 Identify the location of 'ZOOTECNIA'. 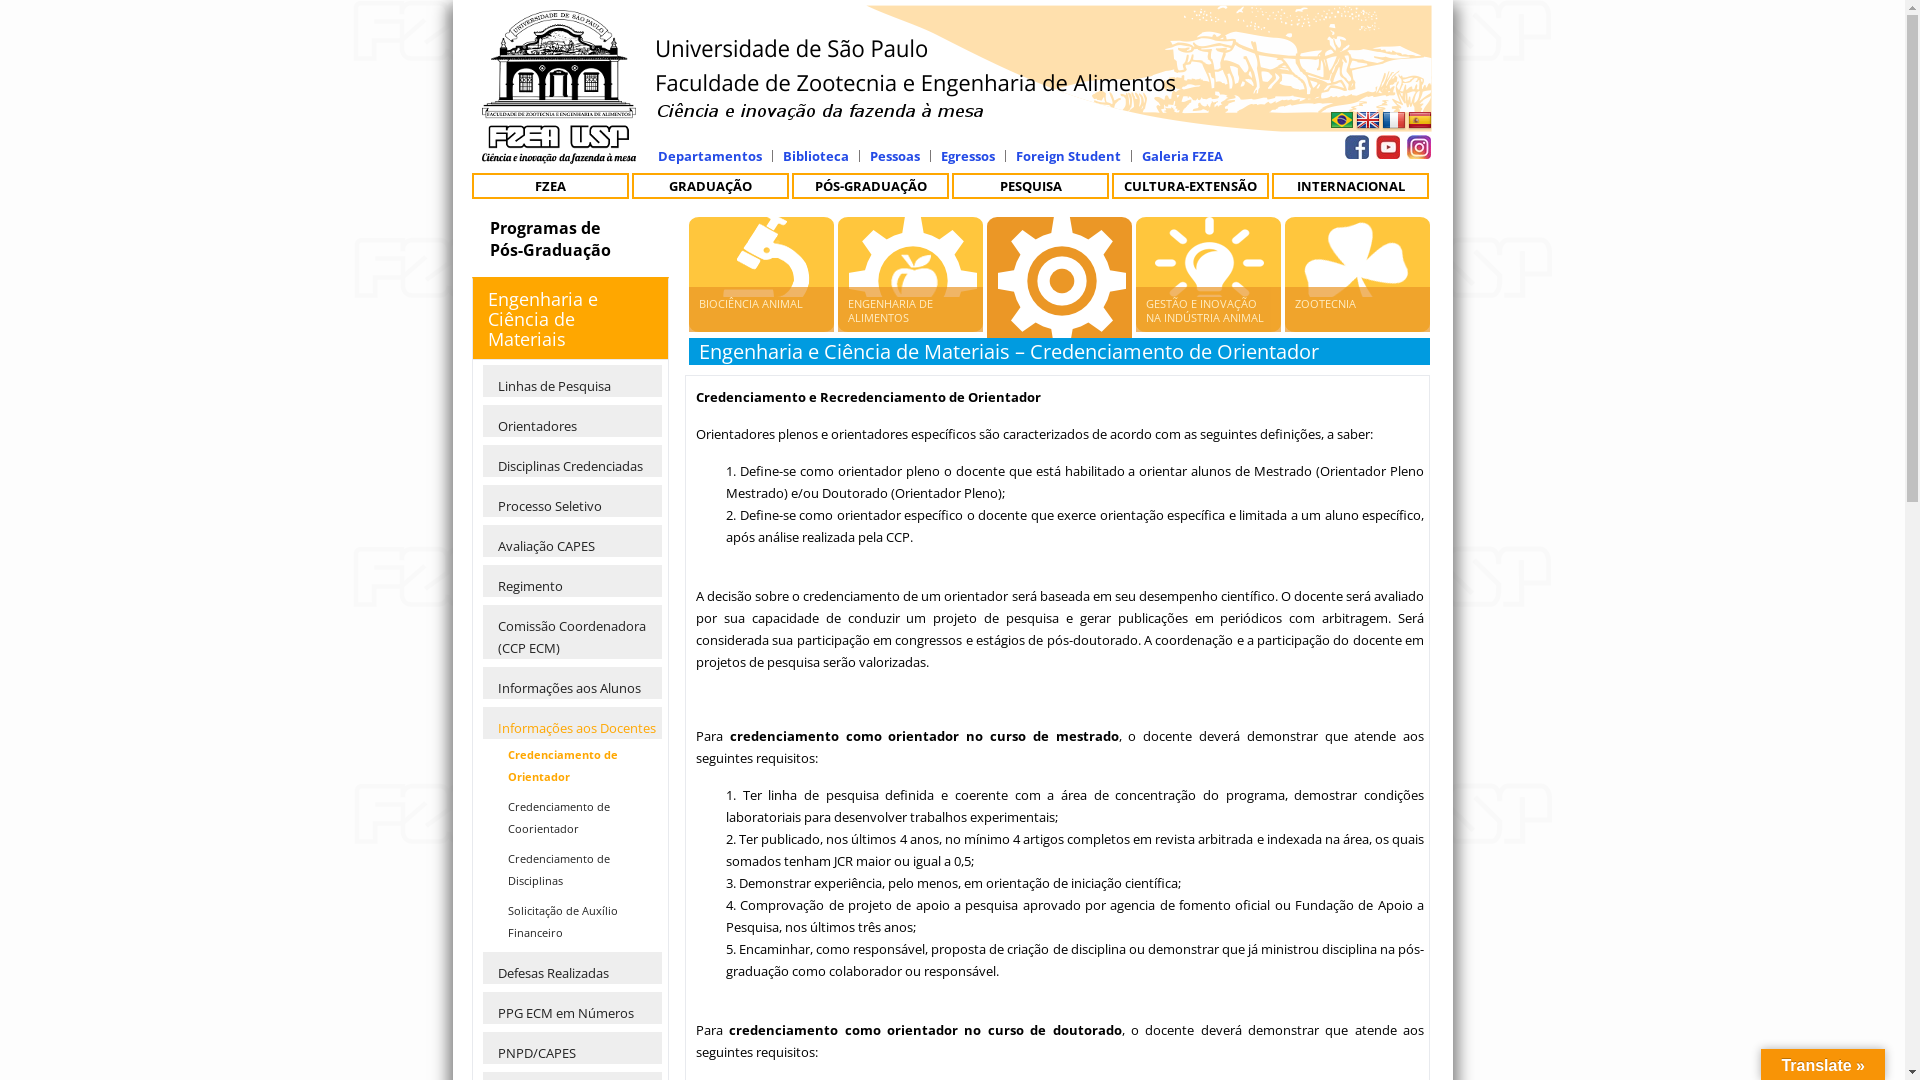
(1357, 309).